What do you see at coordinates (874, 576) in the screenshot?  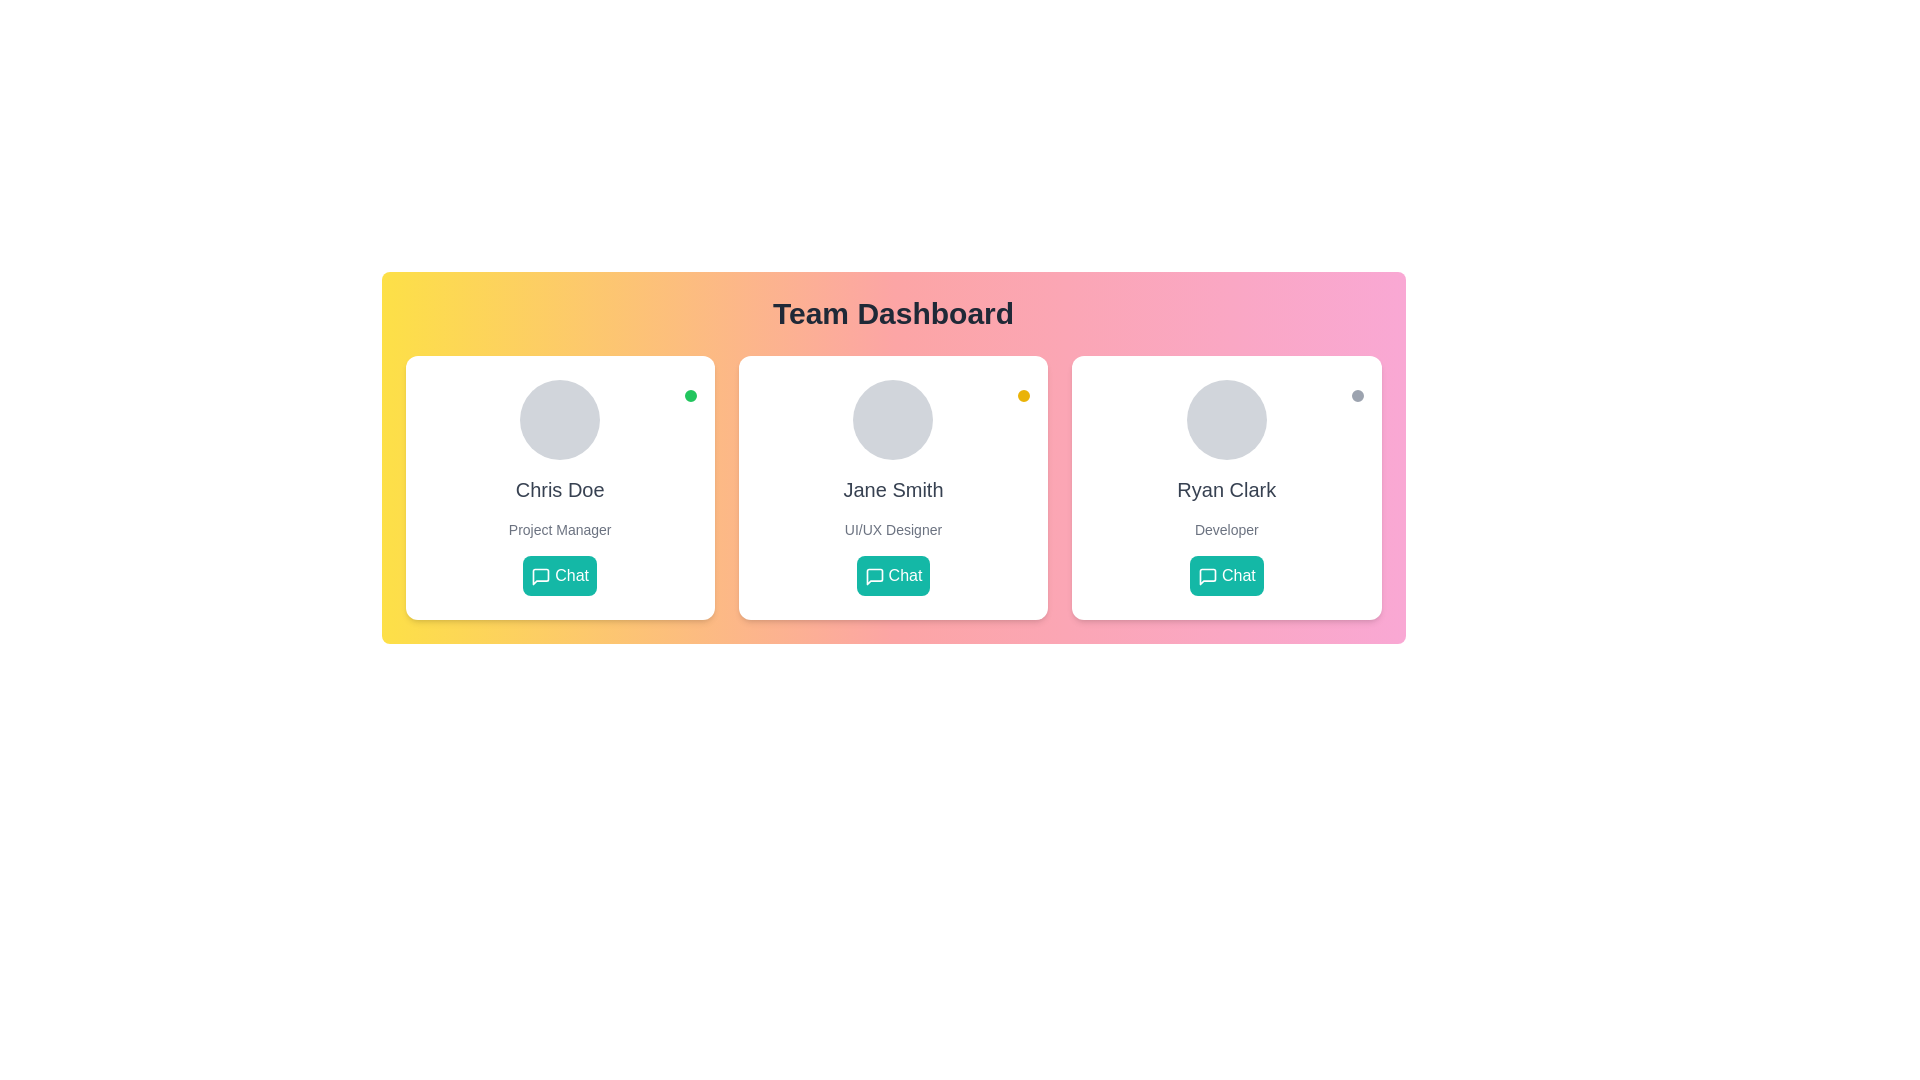 I see `SVG chat icon resembling a speech bubble located below the user's designation in the second card associated with 'Jane Smith'` at bounding box center [874, 576].